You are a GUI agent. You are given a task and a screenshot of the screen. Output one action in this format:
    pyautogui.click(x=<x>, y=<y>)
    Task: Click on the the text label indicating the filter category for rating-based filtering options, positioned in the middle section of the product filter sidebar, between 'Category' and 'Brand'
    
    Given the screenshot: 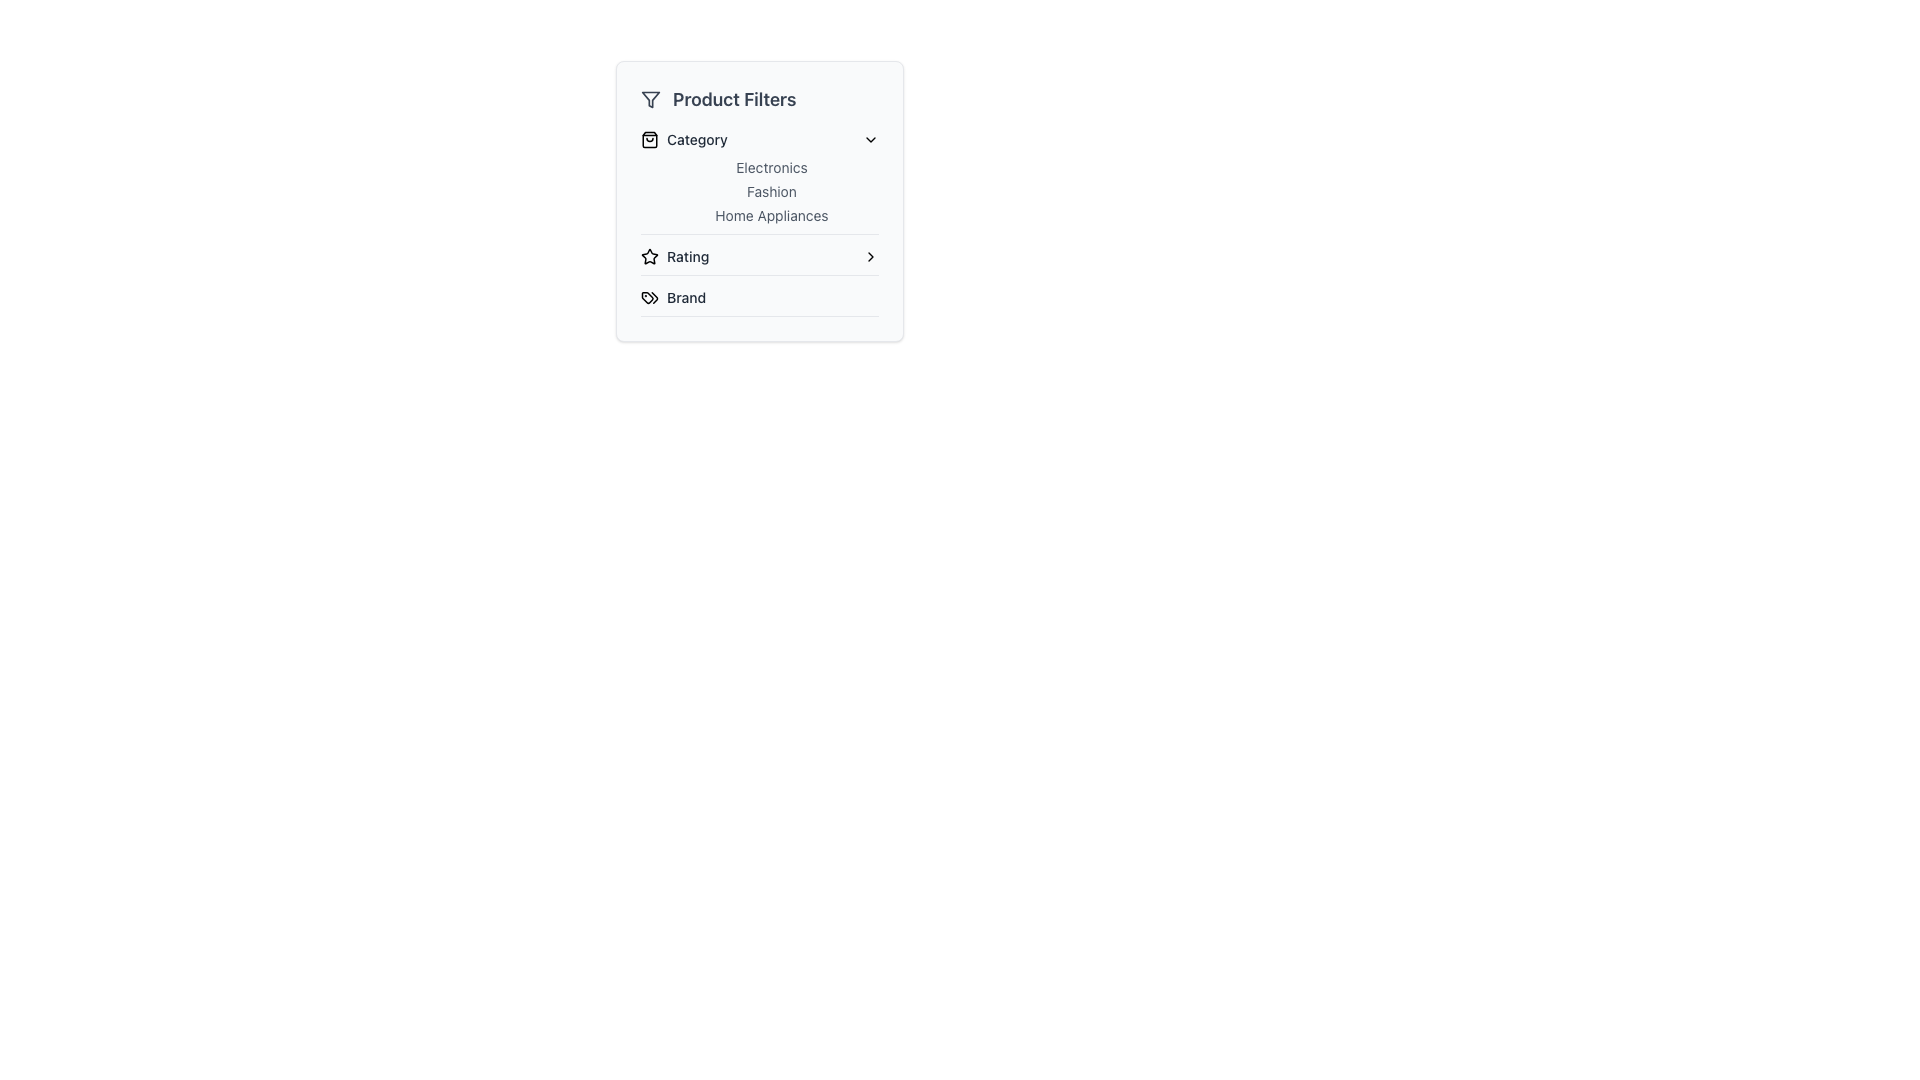 What is the action you would take?
    pyautogui.click(x=688, y=256)
    